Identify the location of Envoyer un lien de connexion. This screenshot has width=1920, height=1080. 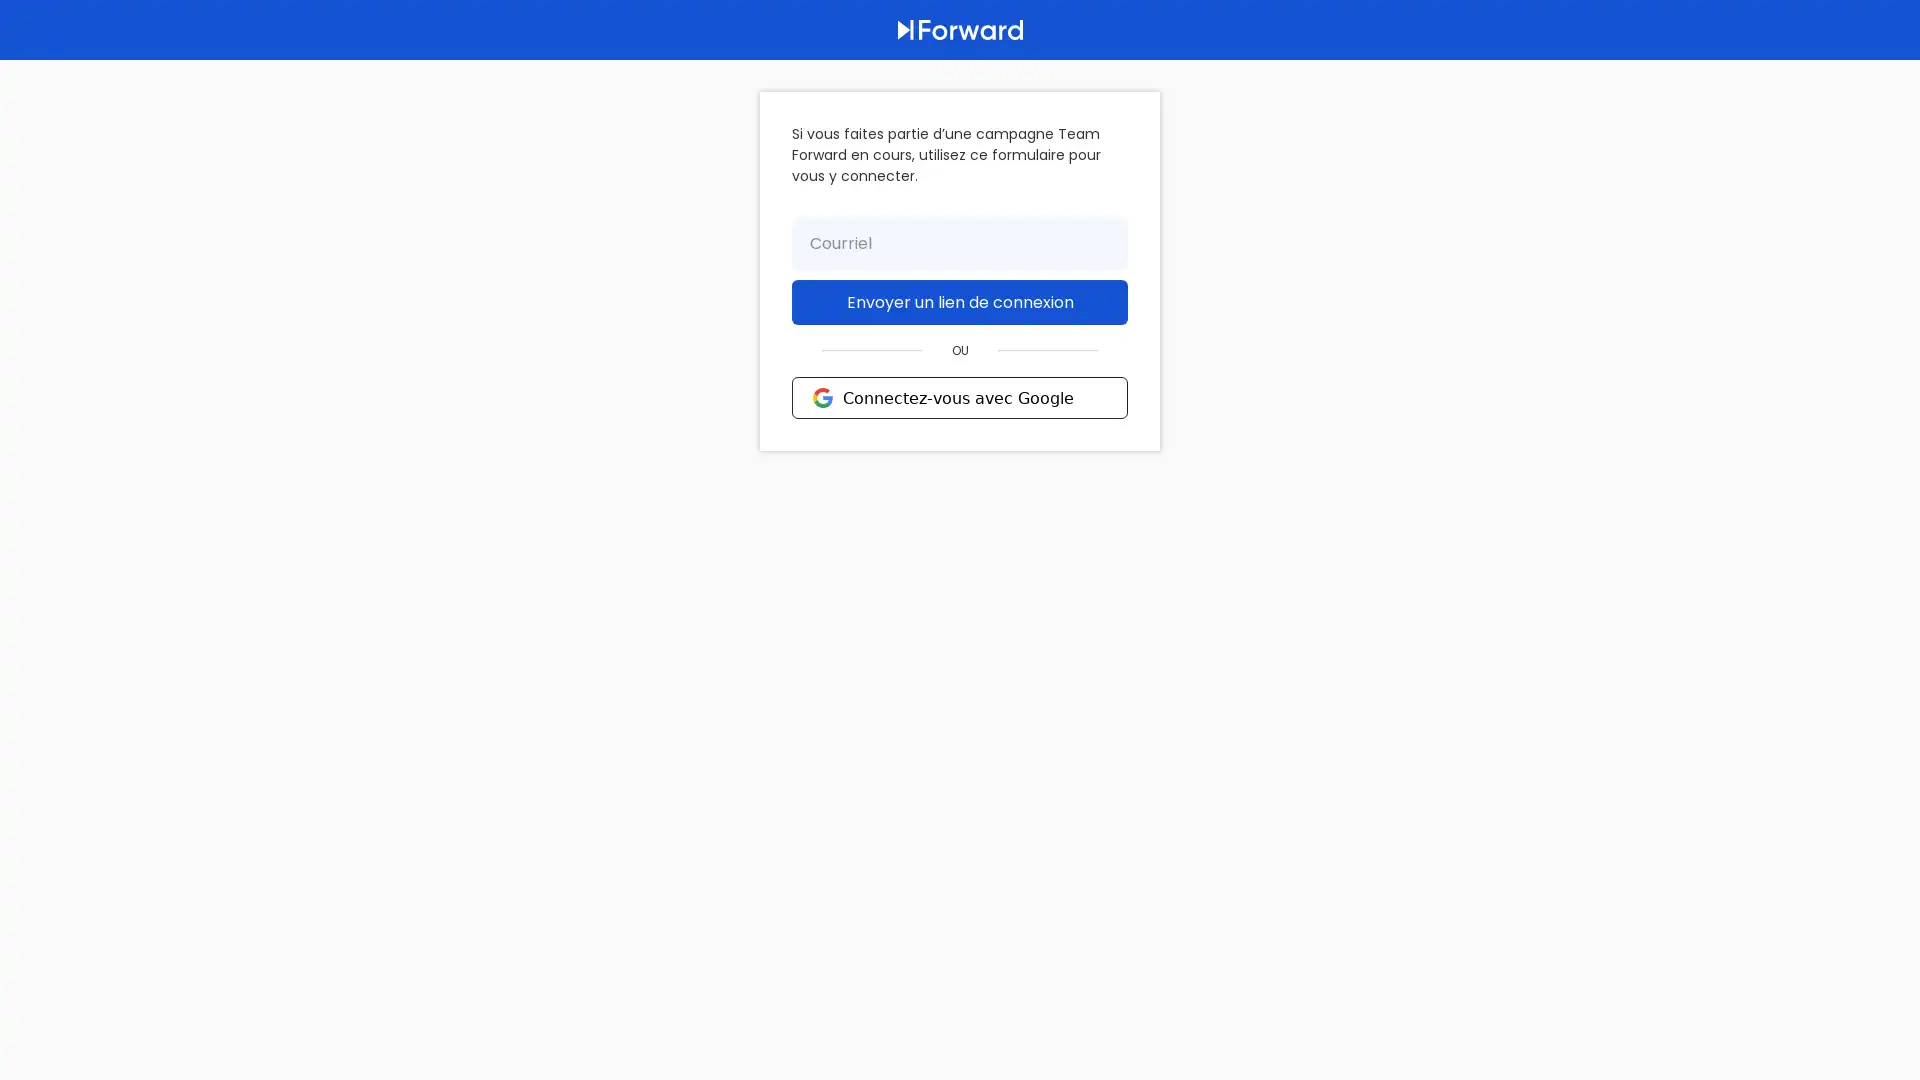
(960, 302).